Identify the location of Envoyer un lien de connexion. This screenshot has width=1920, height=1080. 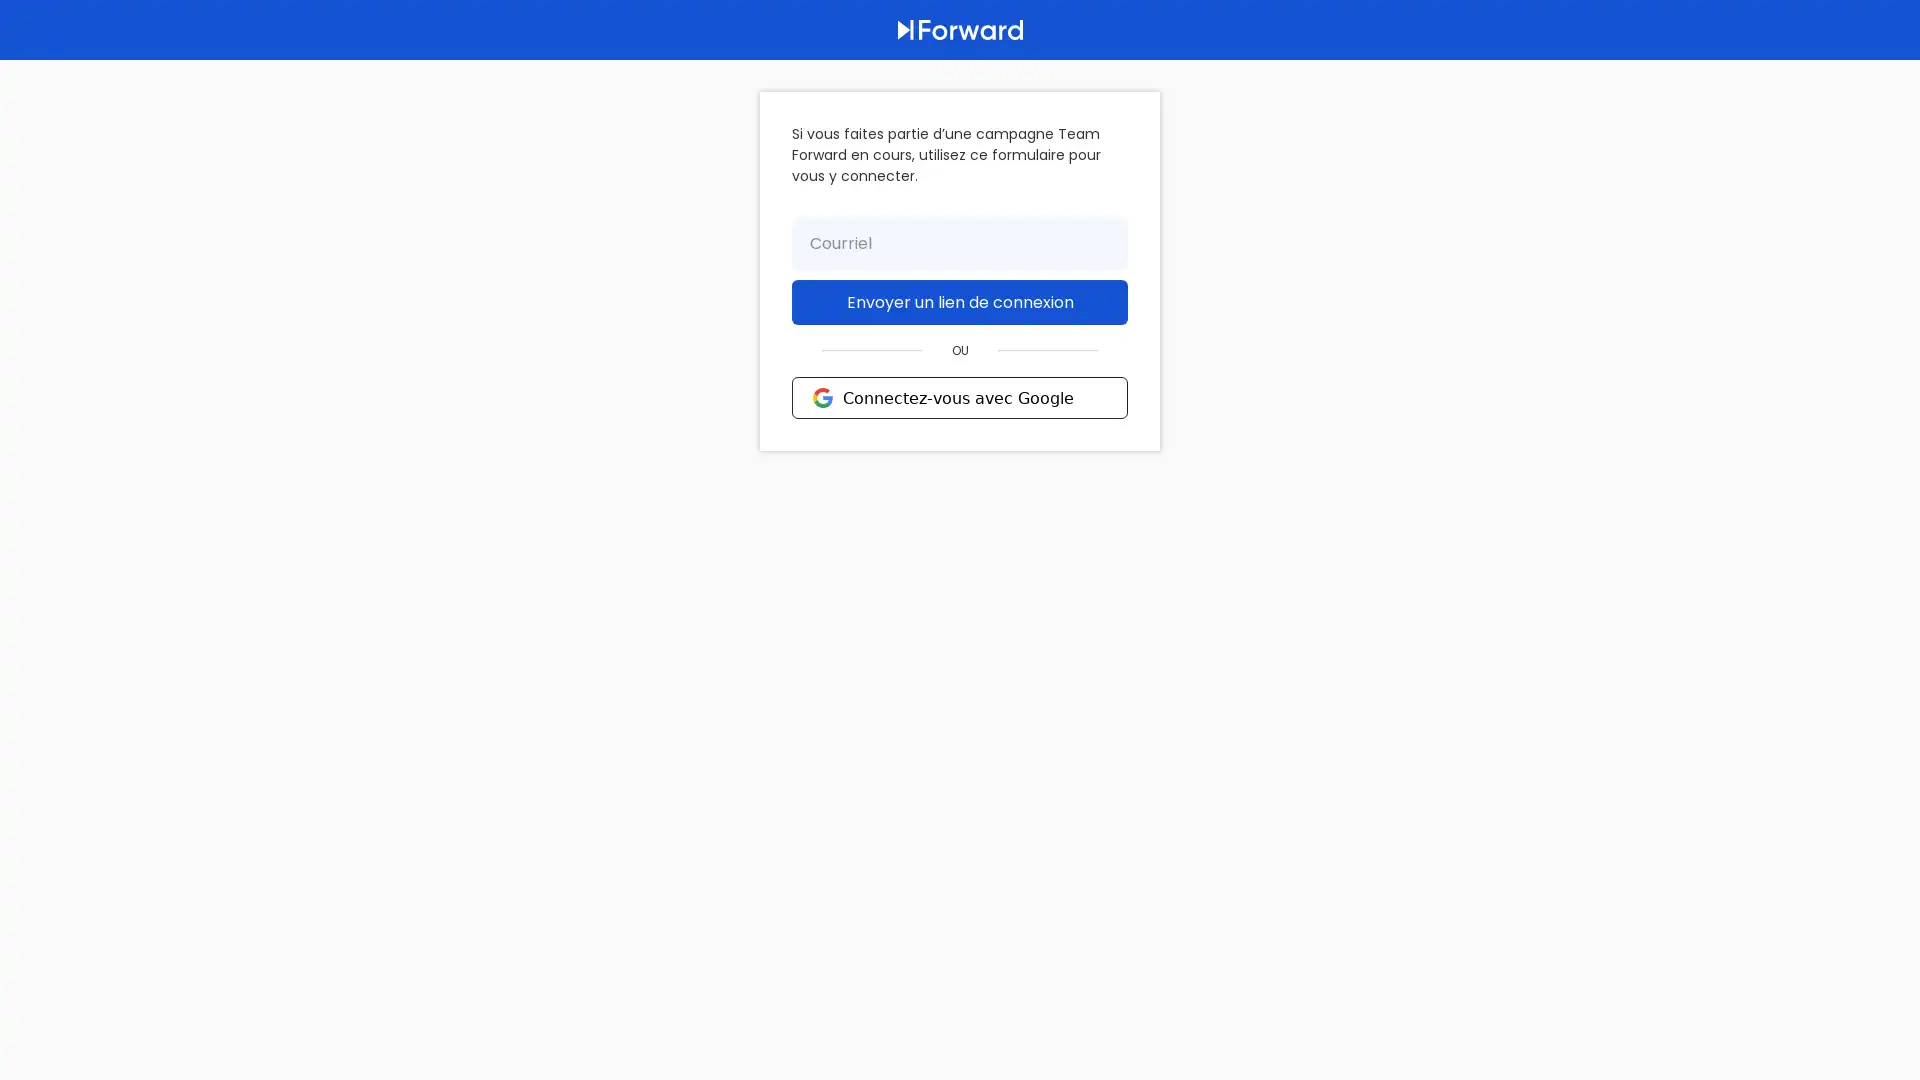
(960, 302).